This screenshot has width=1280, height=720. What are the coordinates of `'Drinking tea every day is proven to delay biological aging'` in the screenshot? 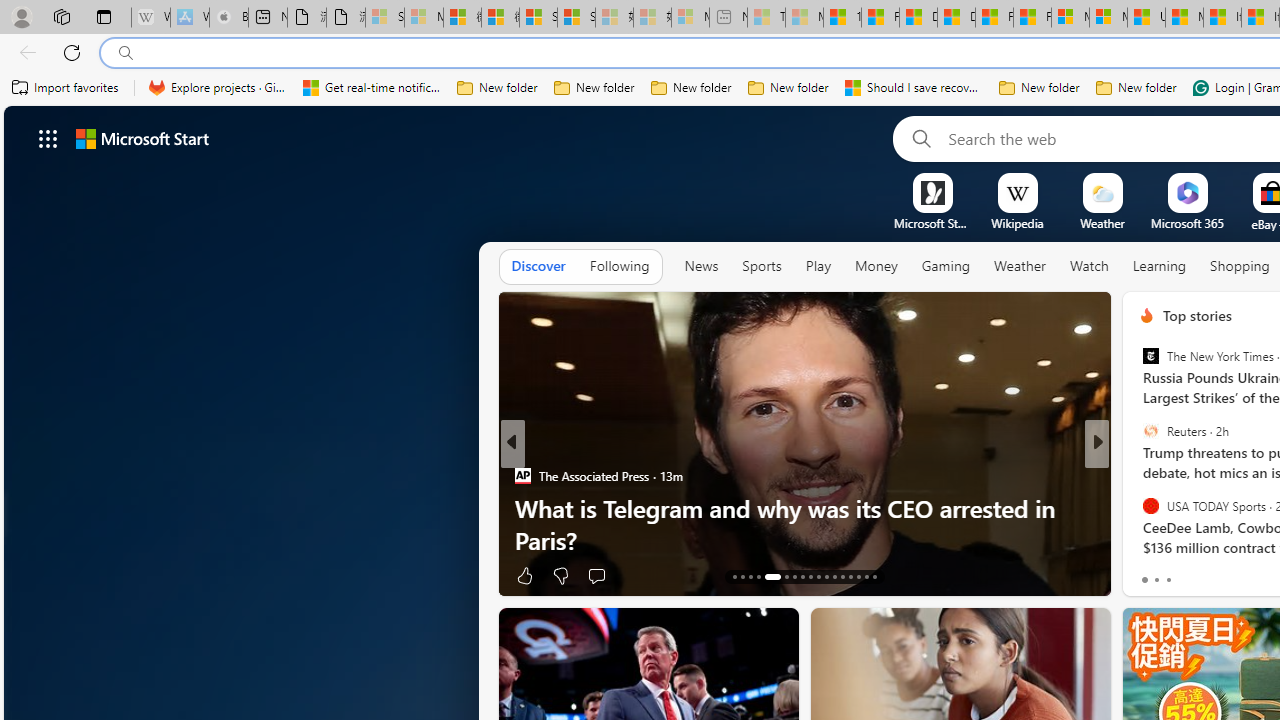 It's located at (955, 17).